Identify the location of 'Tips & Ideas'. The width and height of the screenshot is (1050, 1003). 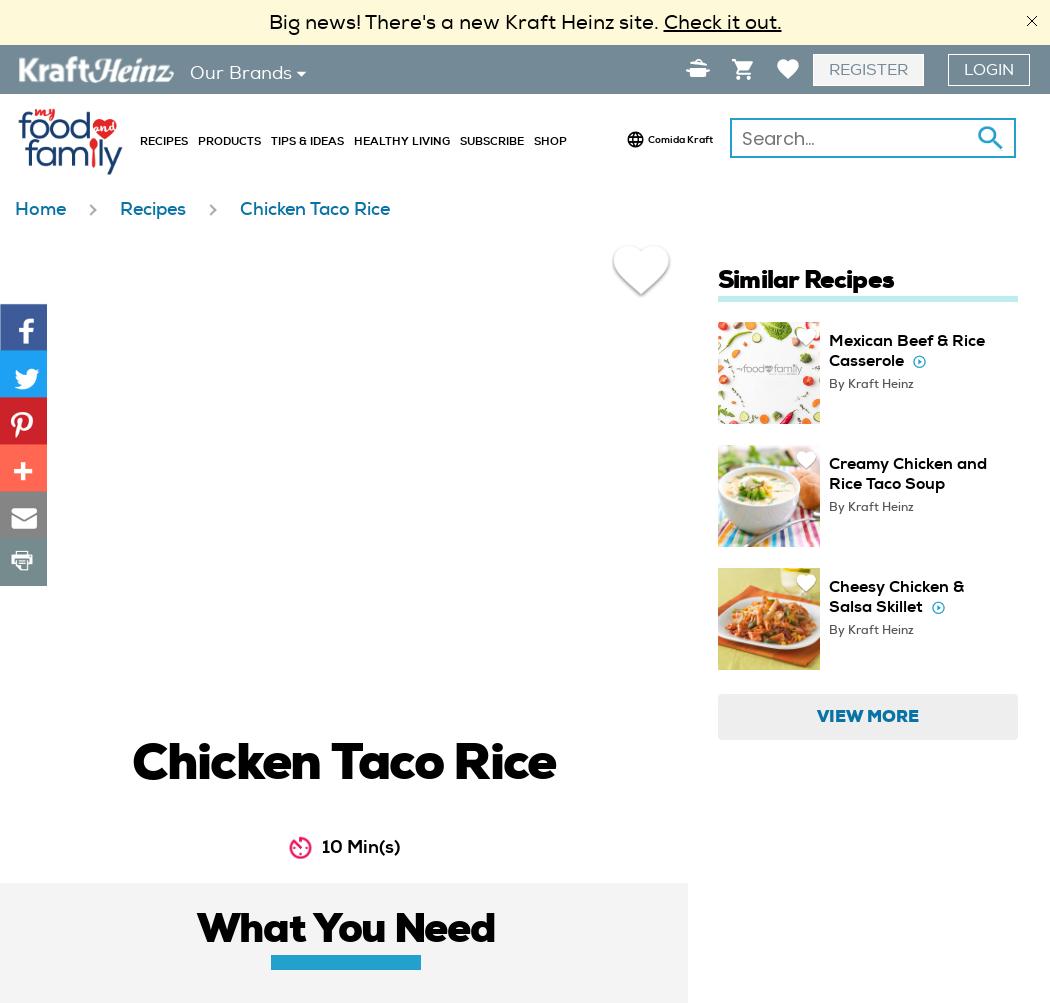
(307, 140).